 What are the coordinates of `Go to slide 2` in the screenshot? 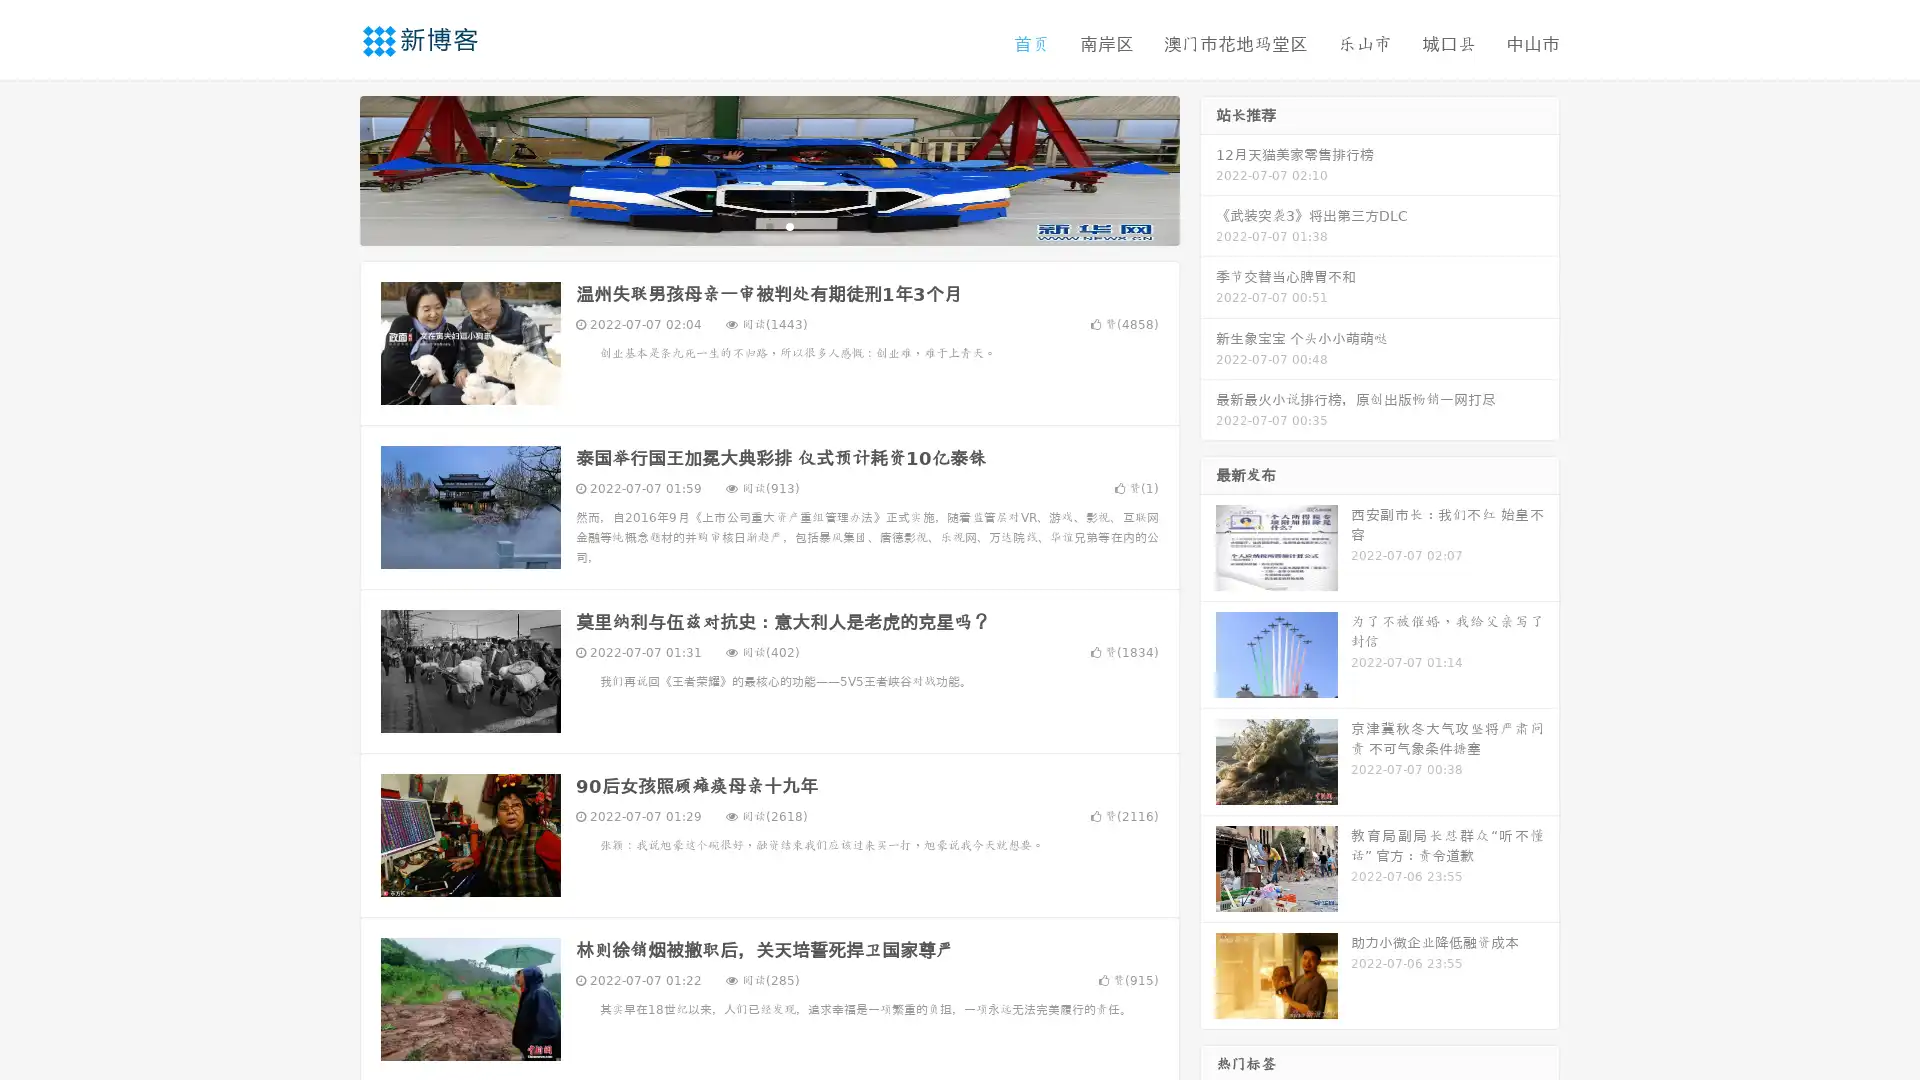 It's located at (768, 225).